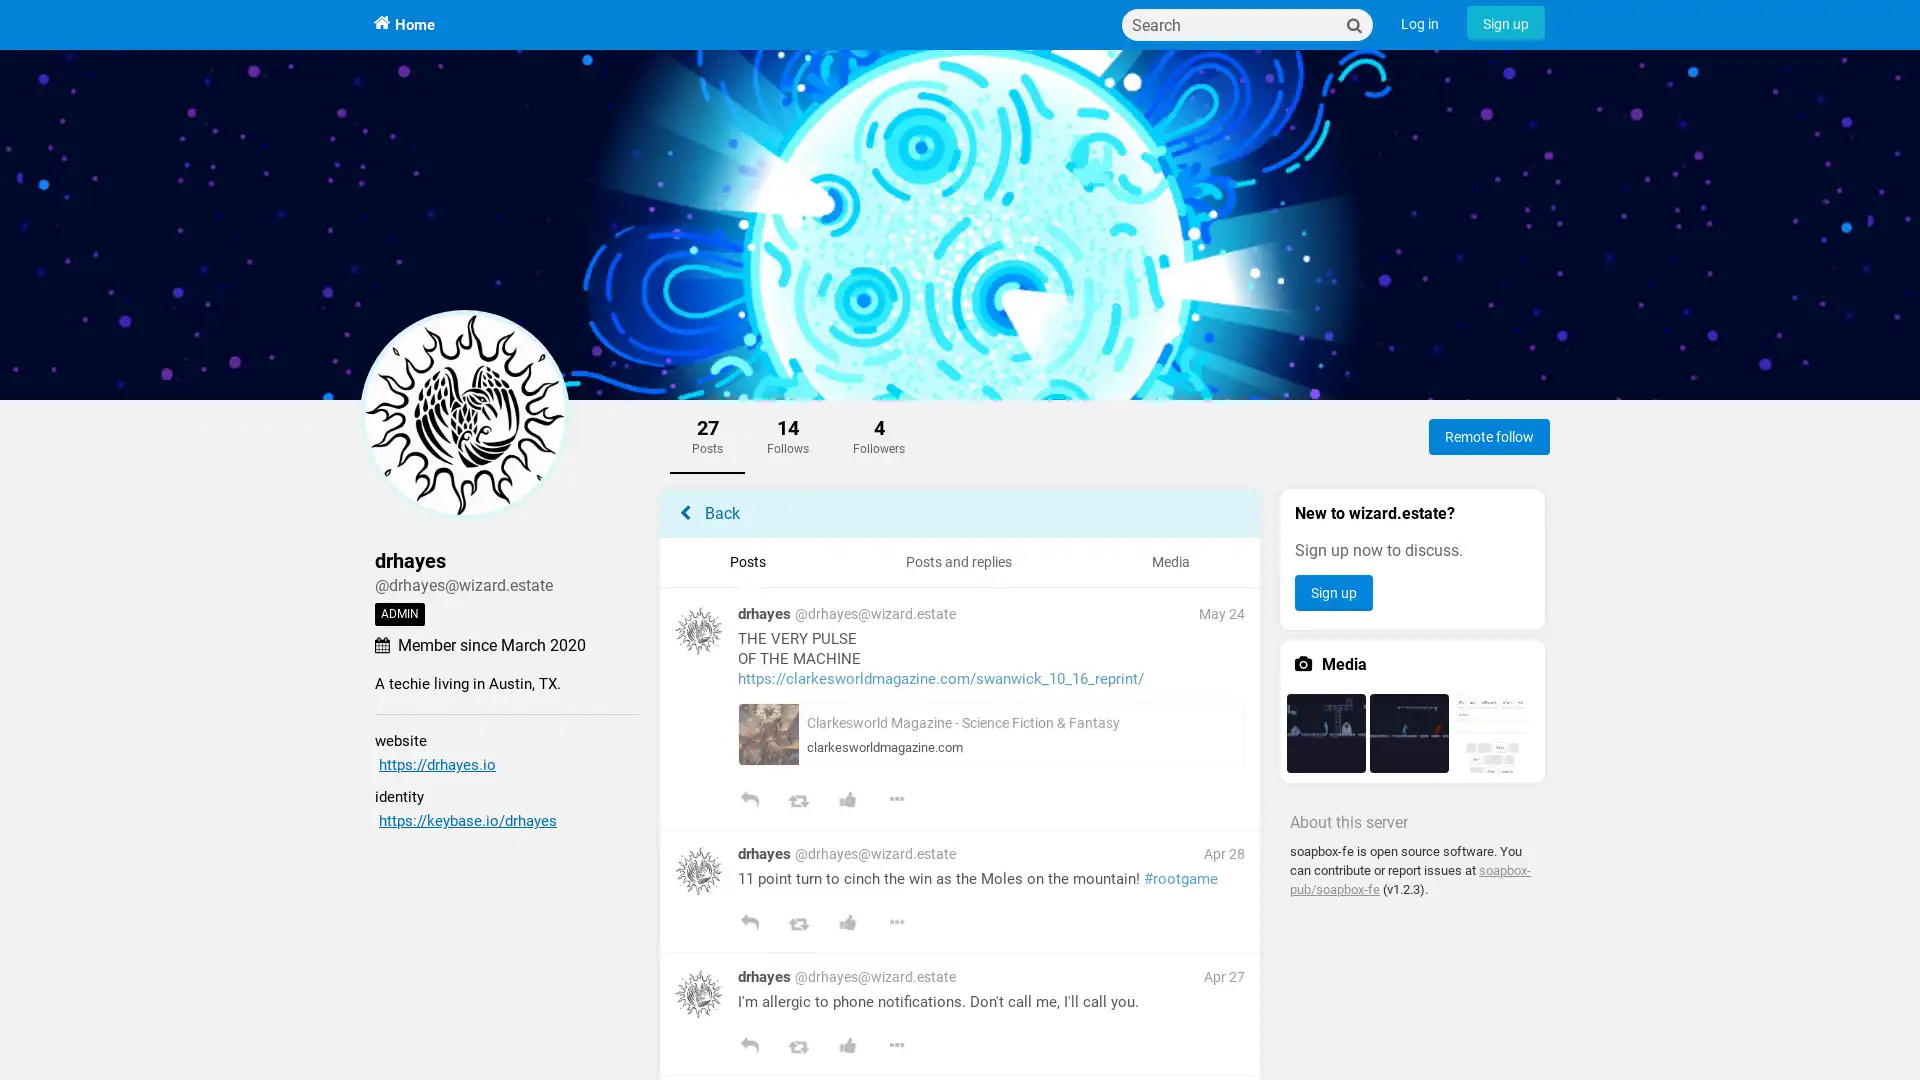 Image resolution: width=1920 pixels, height=1080 pixels. I want to click on Repost, so click(797, 1047).